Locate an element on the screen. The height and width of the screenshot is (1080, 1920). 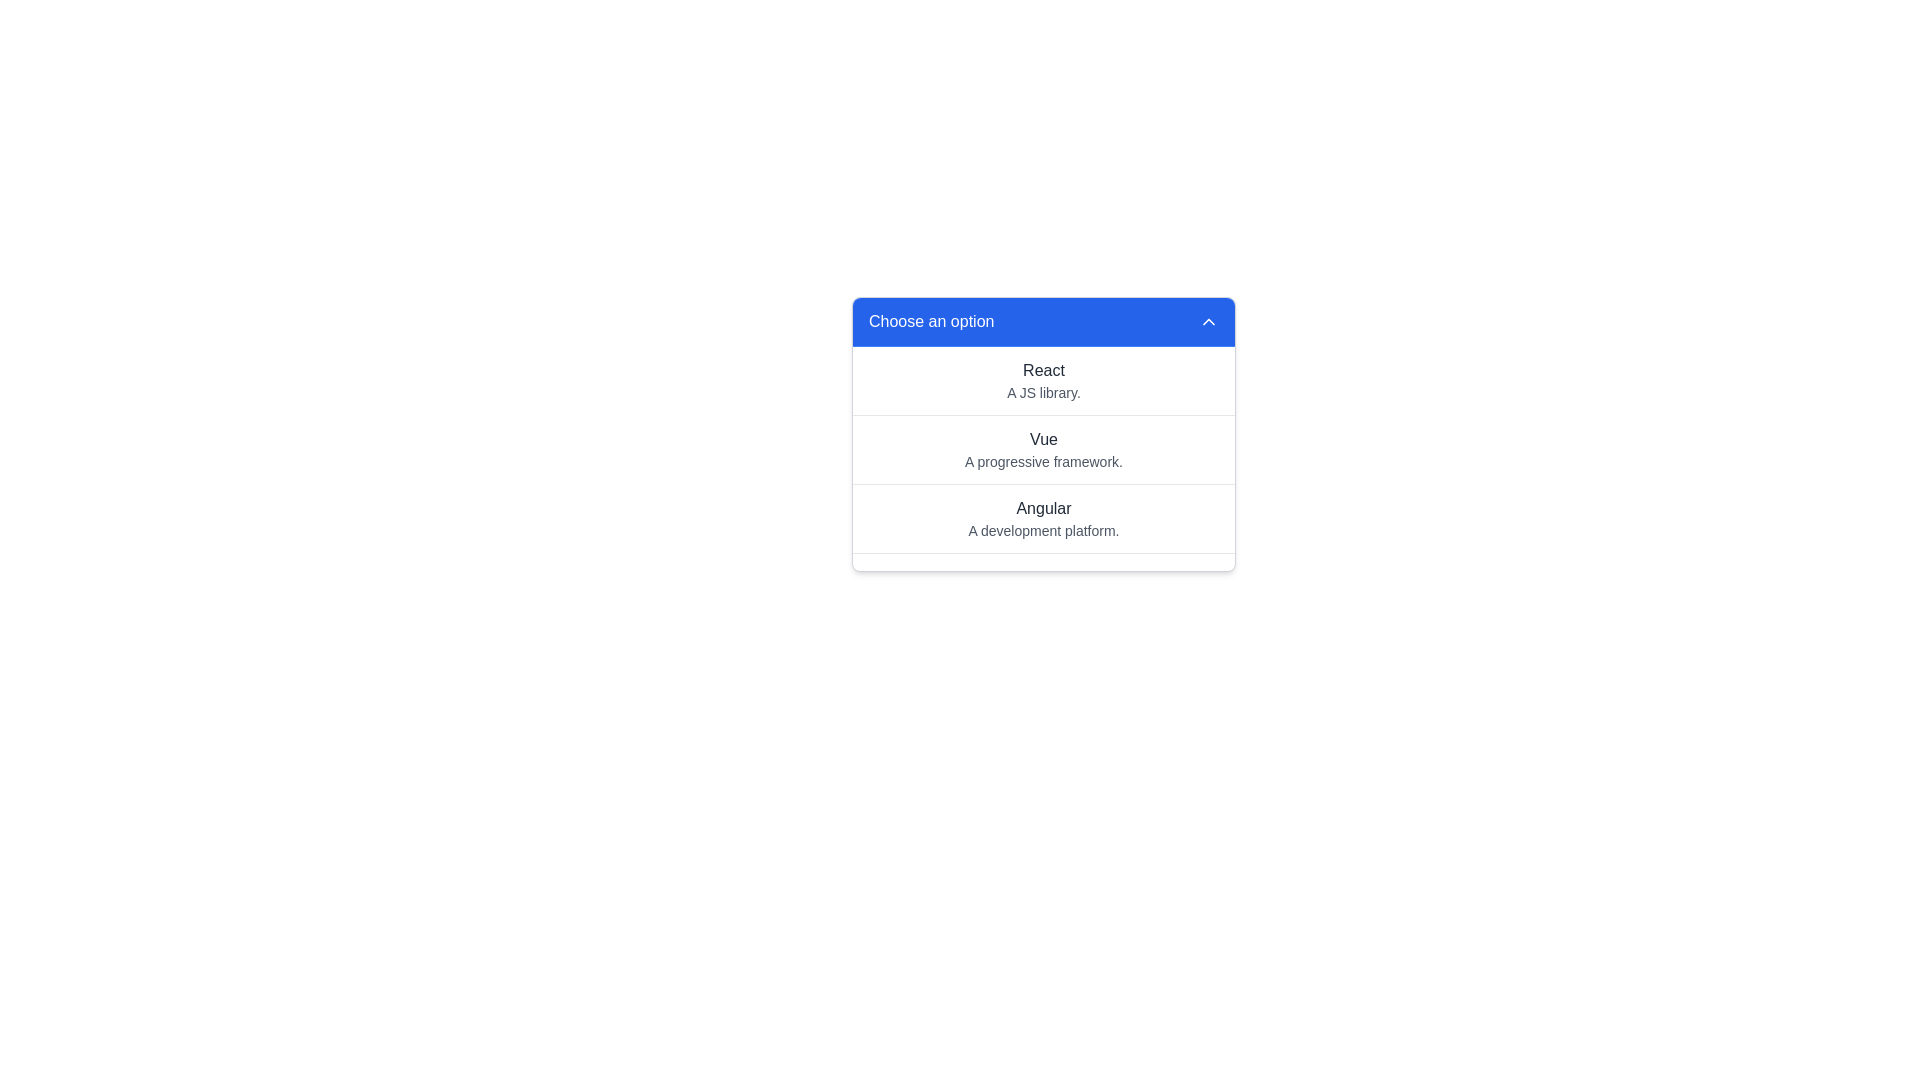
the text label 'A JS library.' which is styled in gray and positioned under the 'React' option in the dropdown menu is located at coordinates (1042, 393).